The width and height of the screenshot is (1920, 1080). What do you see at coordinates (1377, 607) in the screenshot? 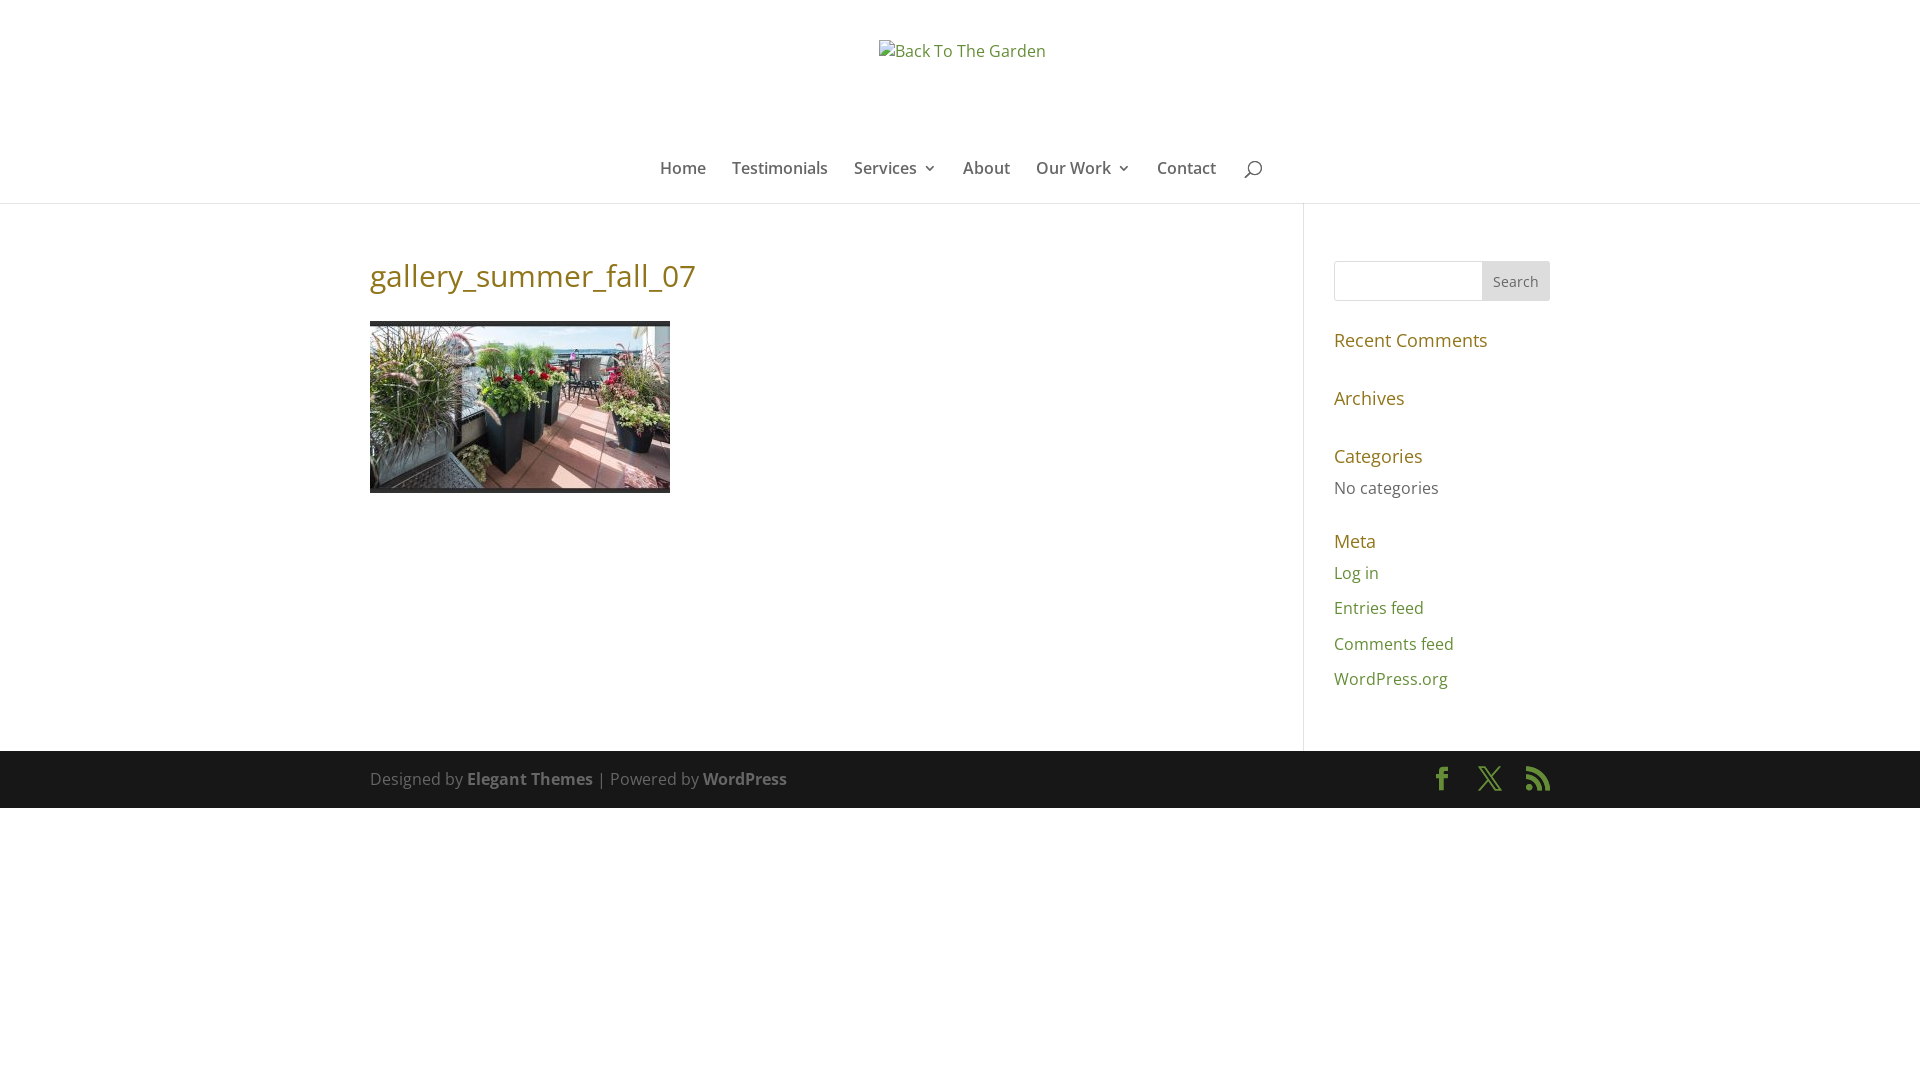
I see `'Entries feed'` at bounding box center [1377, 607].